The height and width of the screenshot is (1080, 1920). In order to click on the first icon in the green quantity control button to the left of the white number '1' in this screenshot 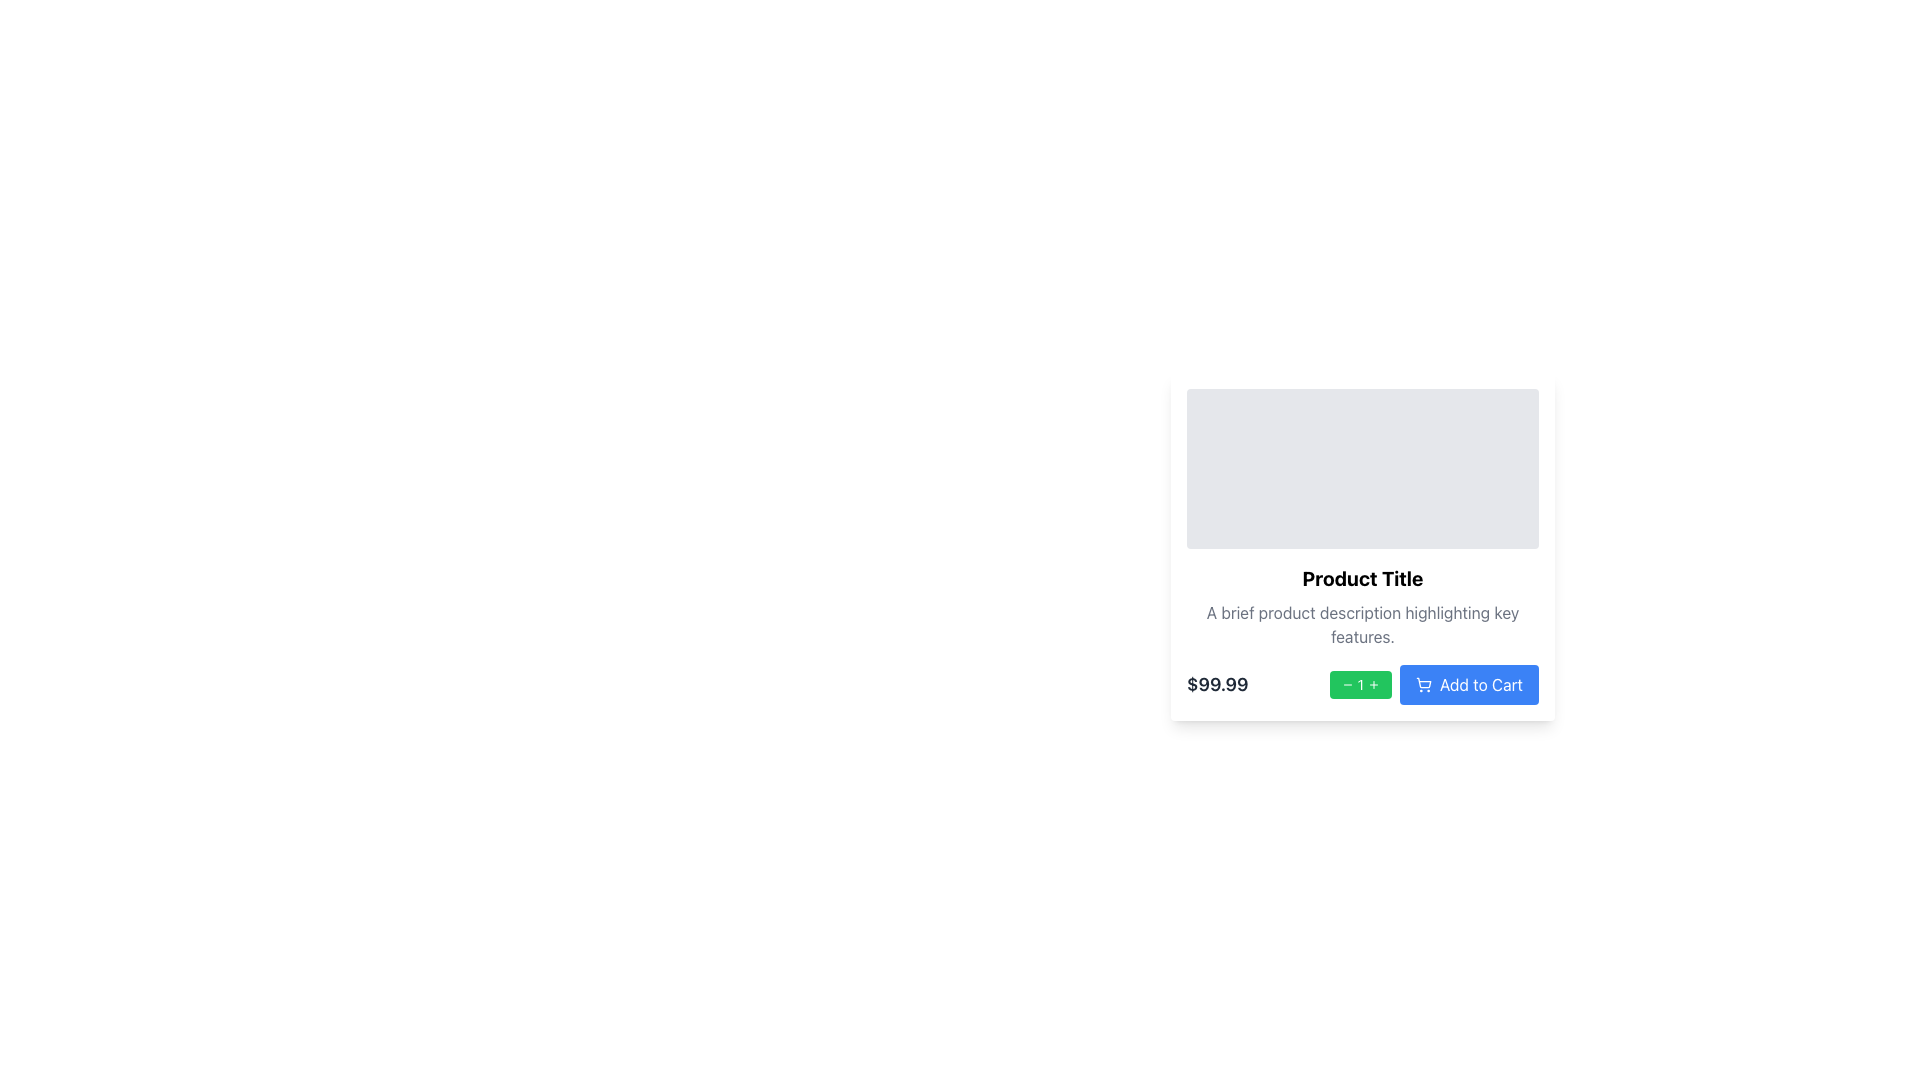, I will do `click(1347, 684)`.